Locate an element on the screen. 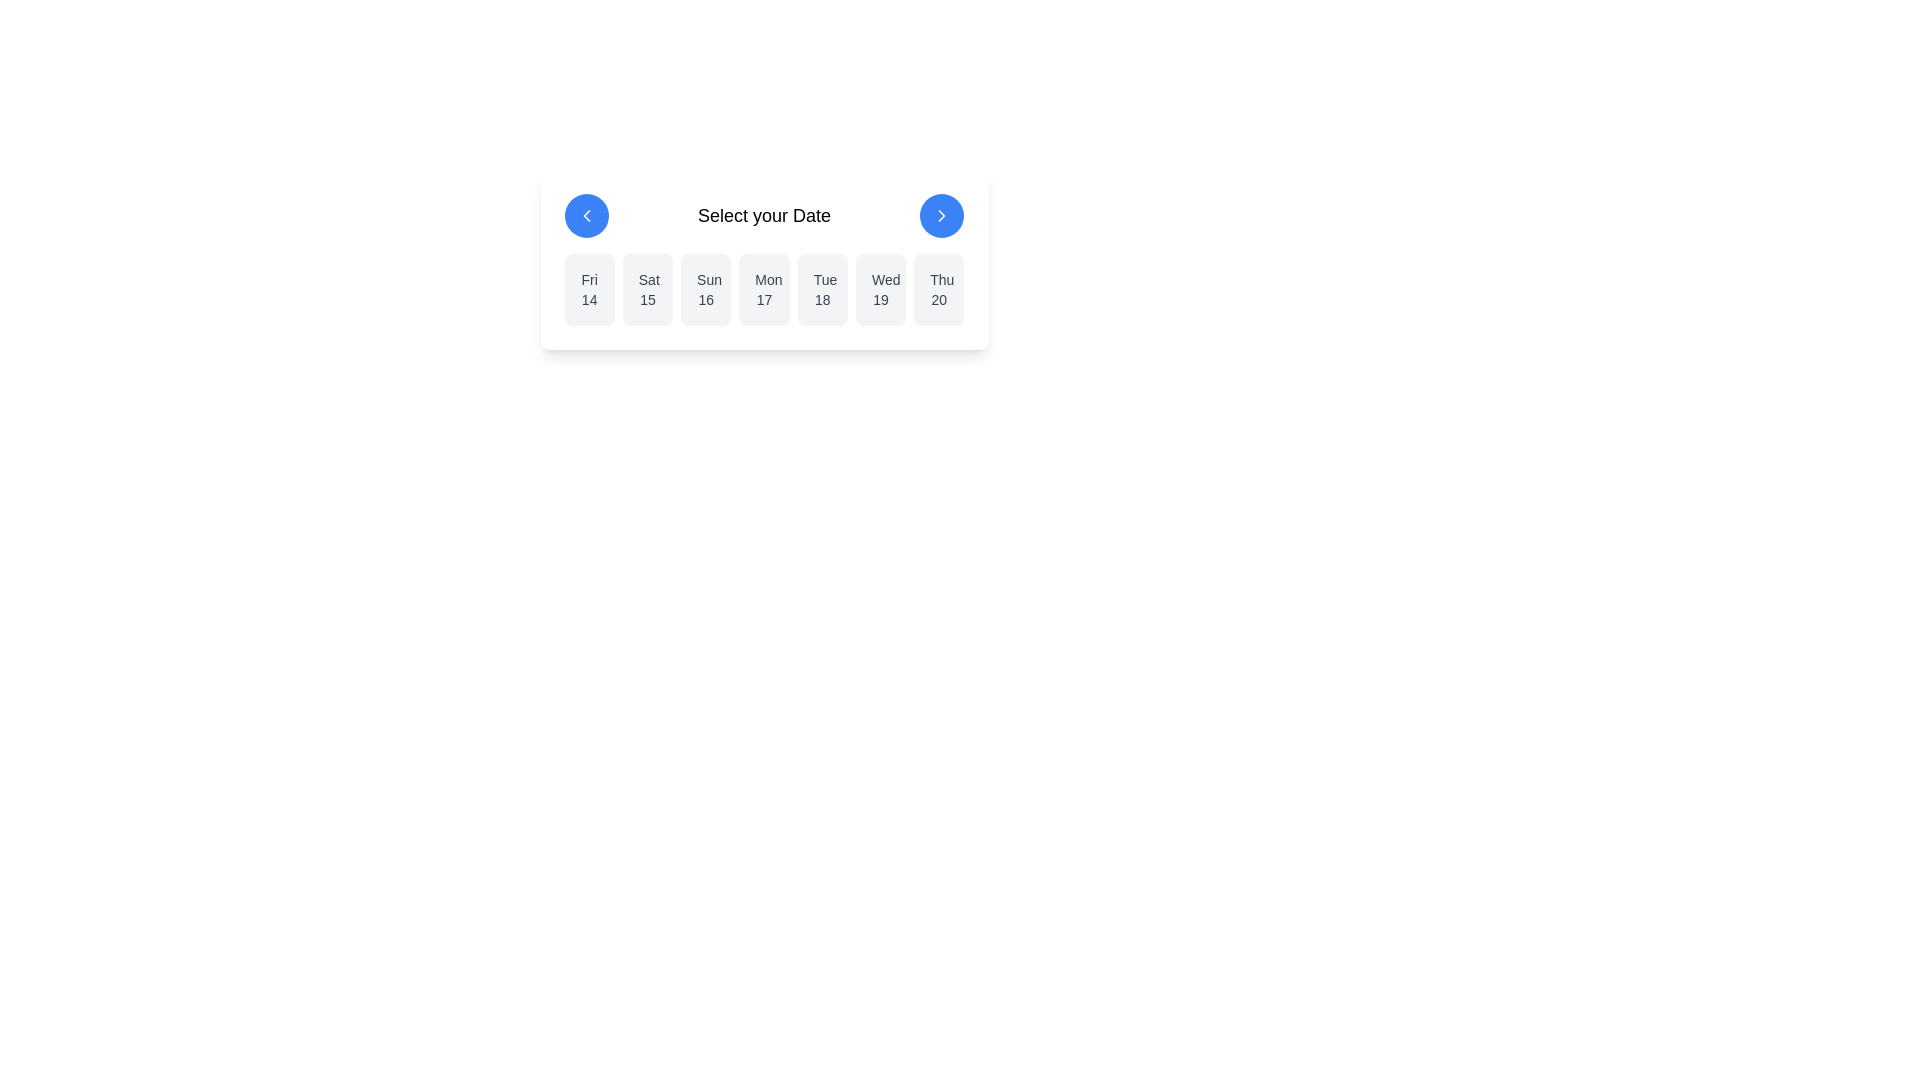 Image resolution: width=1920 pixels, height=1080 pixels. the navigation icon located at the far-left side of the horizontal interface section is located at coordinates (585, 216).